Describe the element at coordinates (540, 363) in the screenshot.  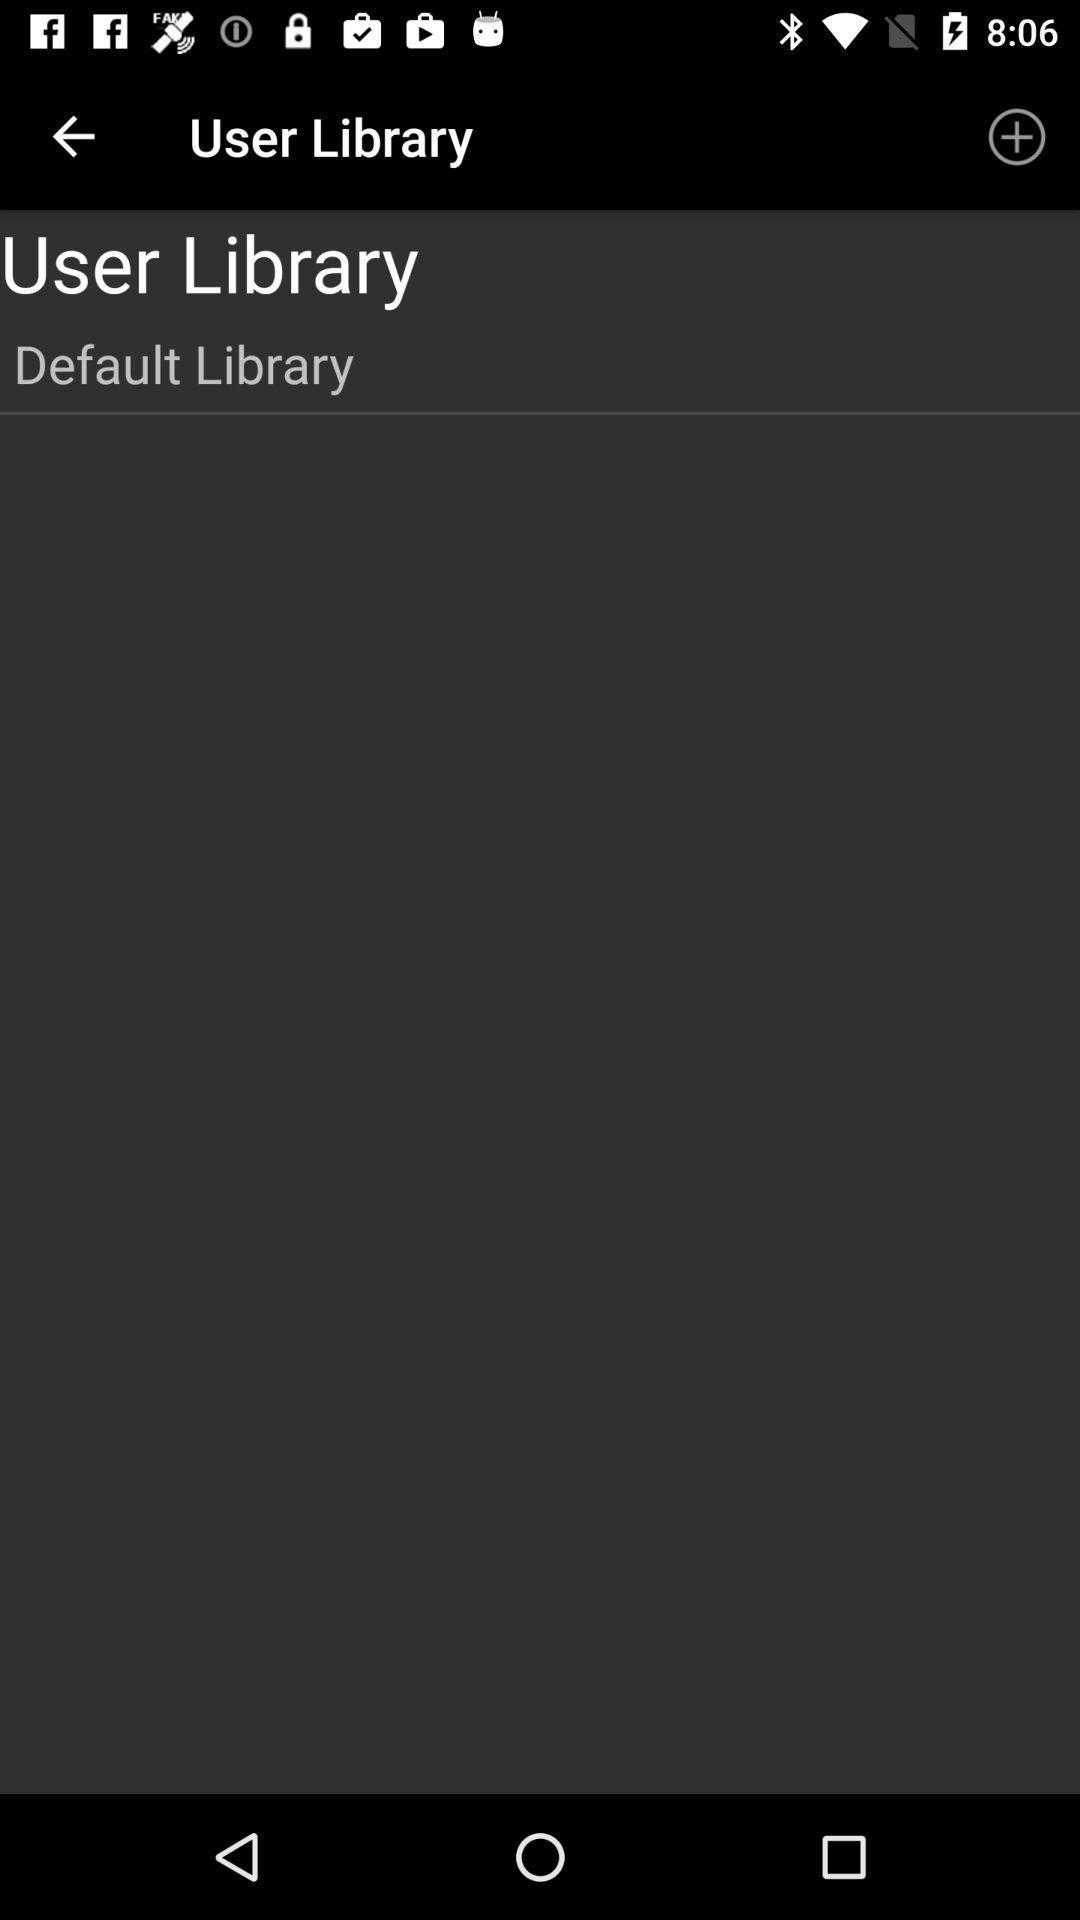
I see `the default library` at that location.